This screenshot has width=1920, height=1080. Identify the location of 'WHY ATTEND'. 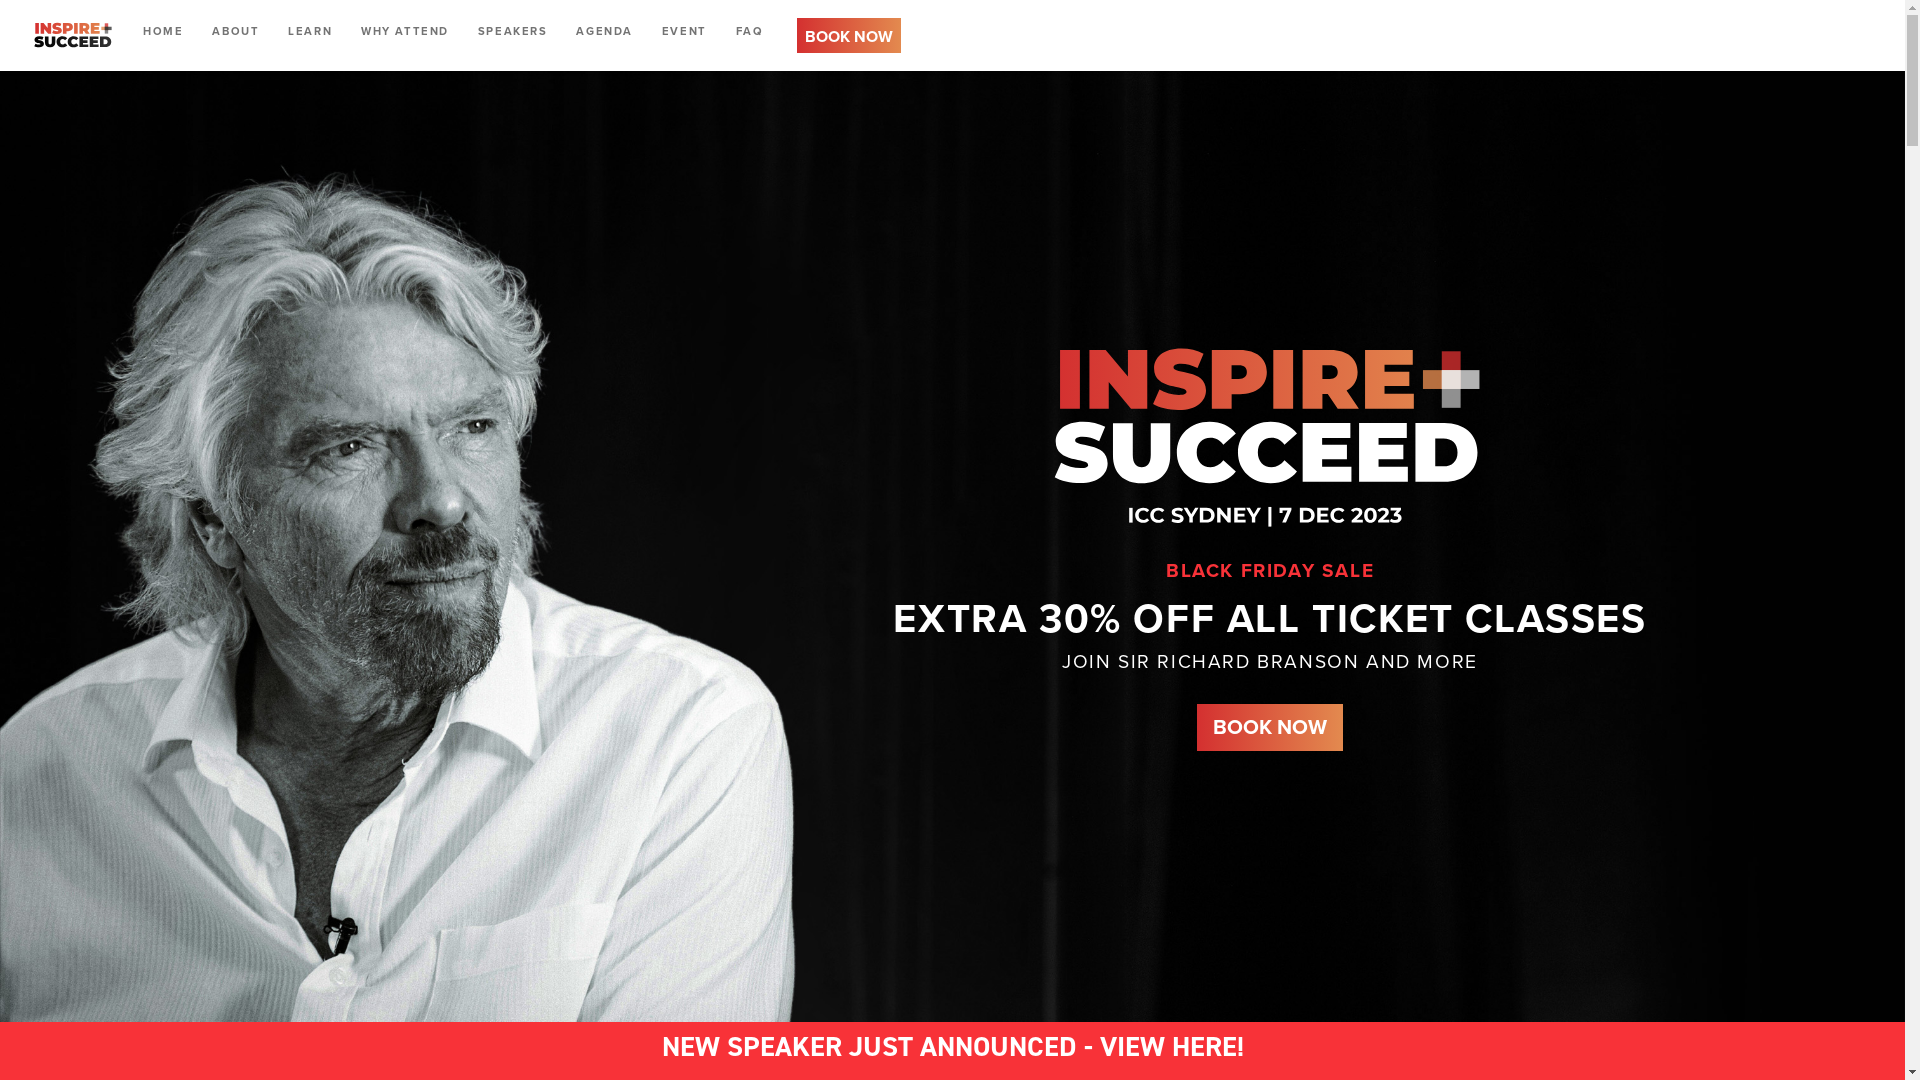
(403, 30).